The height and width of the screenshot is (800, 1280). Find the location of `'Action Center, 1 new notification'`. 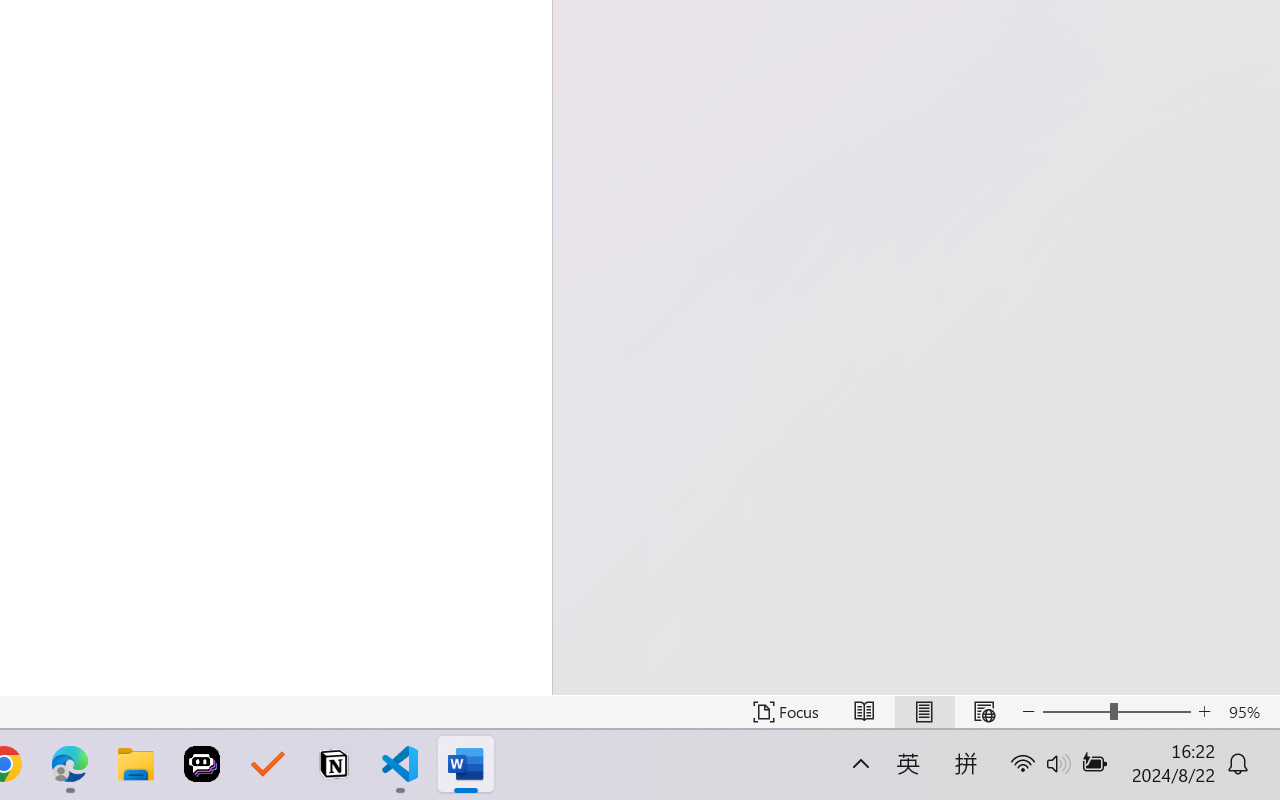

'Action Center, 1 new notification' is located at coordinates (1250, 776).